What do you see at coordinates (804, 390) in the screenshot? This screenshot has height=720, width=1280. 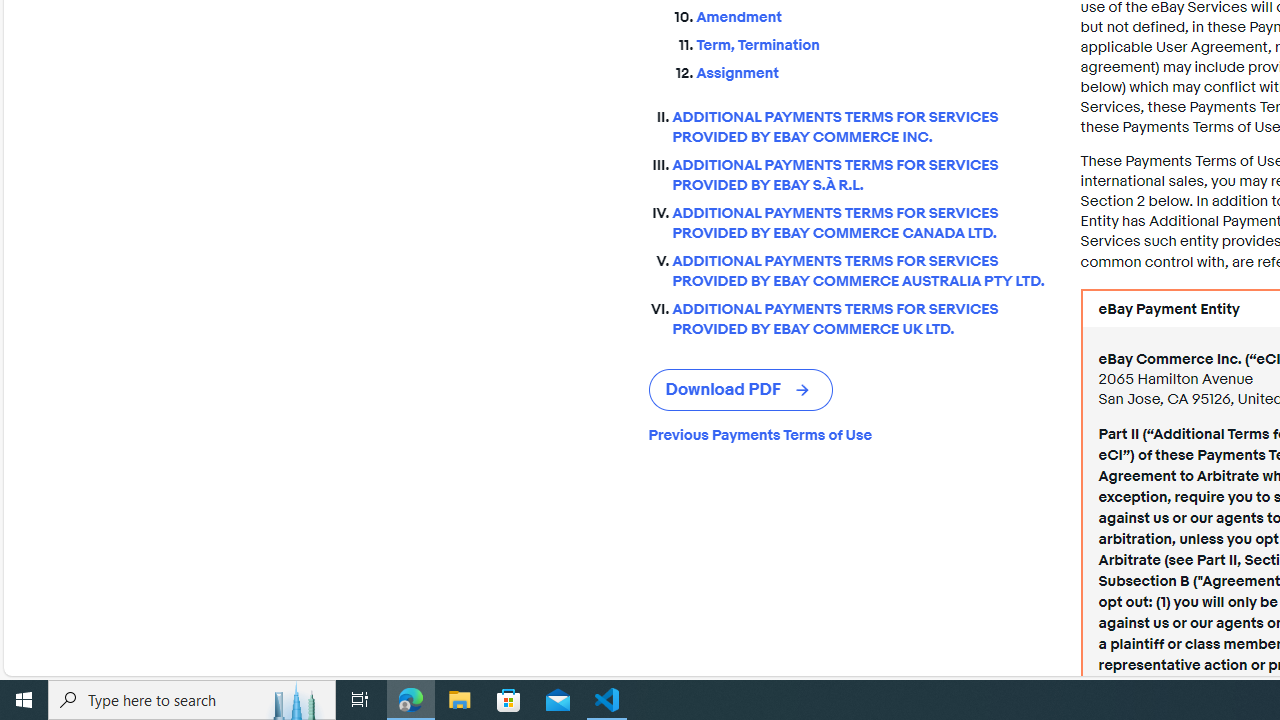 I see `'Class: ski-btn__arrow'` at bounding box center [804, 390].